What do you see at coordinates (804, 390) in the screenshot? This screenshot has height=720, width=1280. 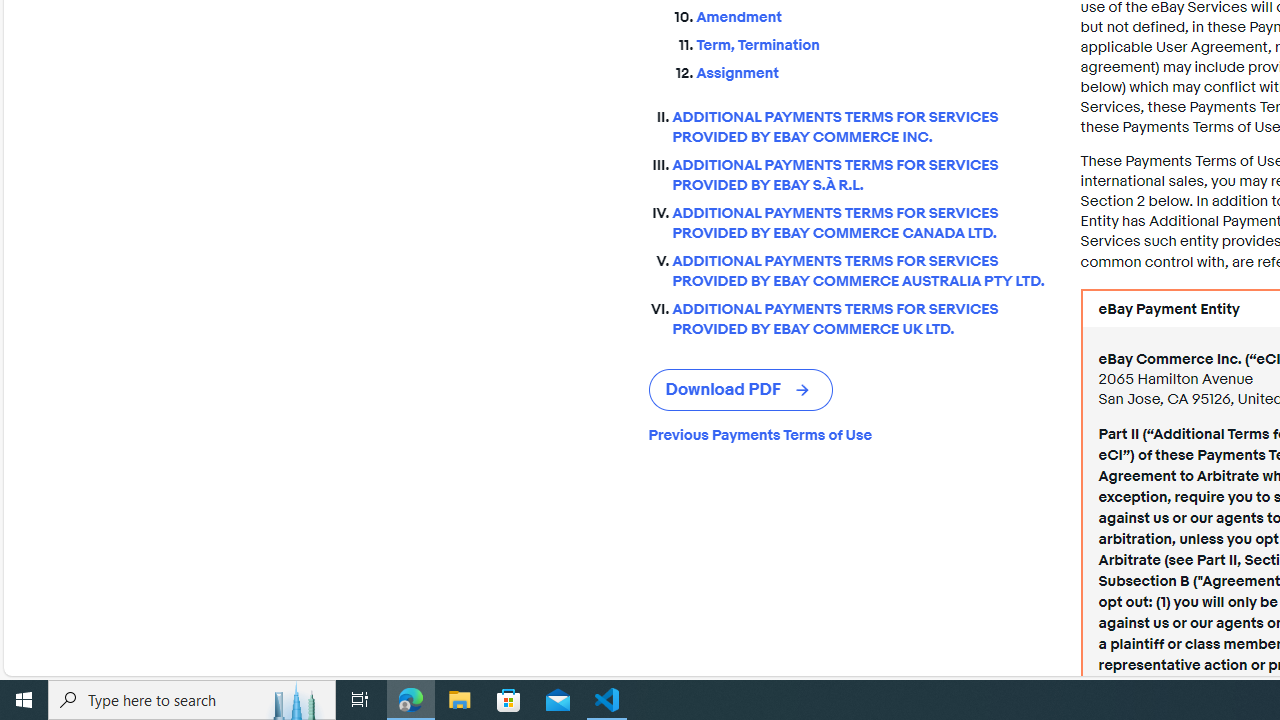 I see `'Class: ski-btn__arrow'` at bounding box center [804, 390].